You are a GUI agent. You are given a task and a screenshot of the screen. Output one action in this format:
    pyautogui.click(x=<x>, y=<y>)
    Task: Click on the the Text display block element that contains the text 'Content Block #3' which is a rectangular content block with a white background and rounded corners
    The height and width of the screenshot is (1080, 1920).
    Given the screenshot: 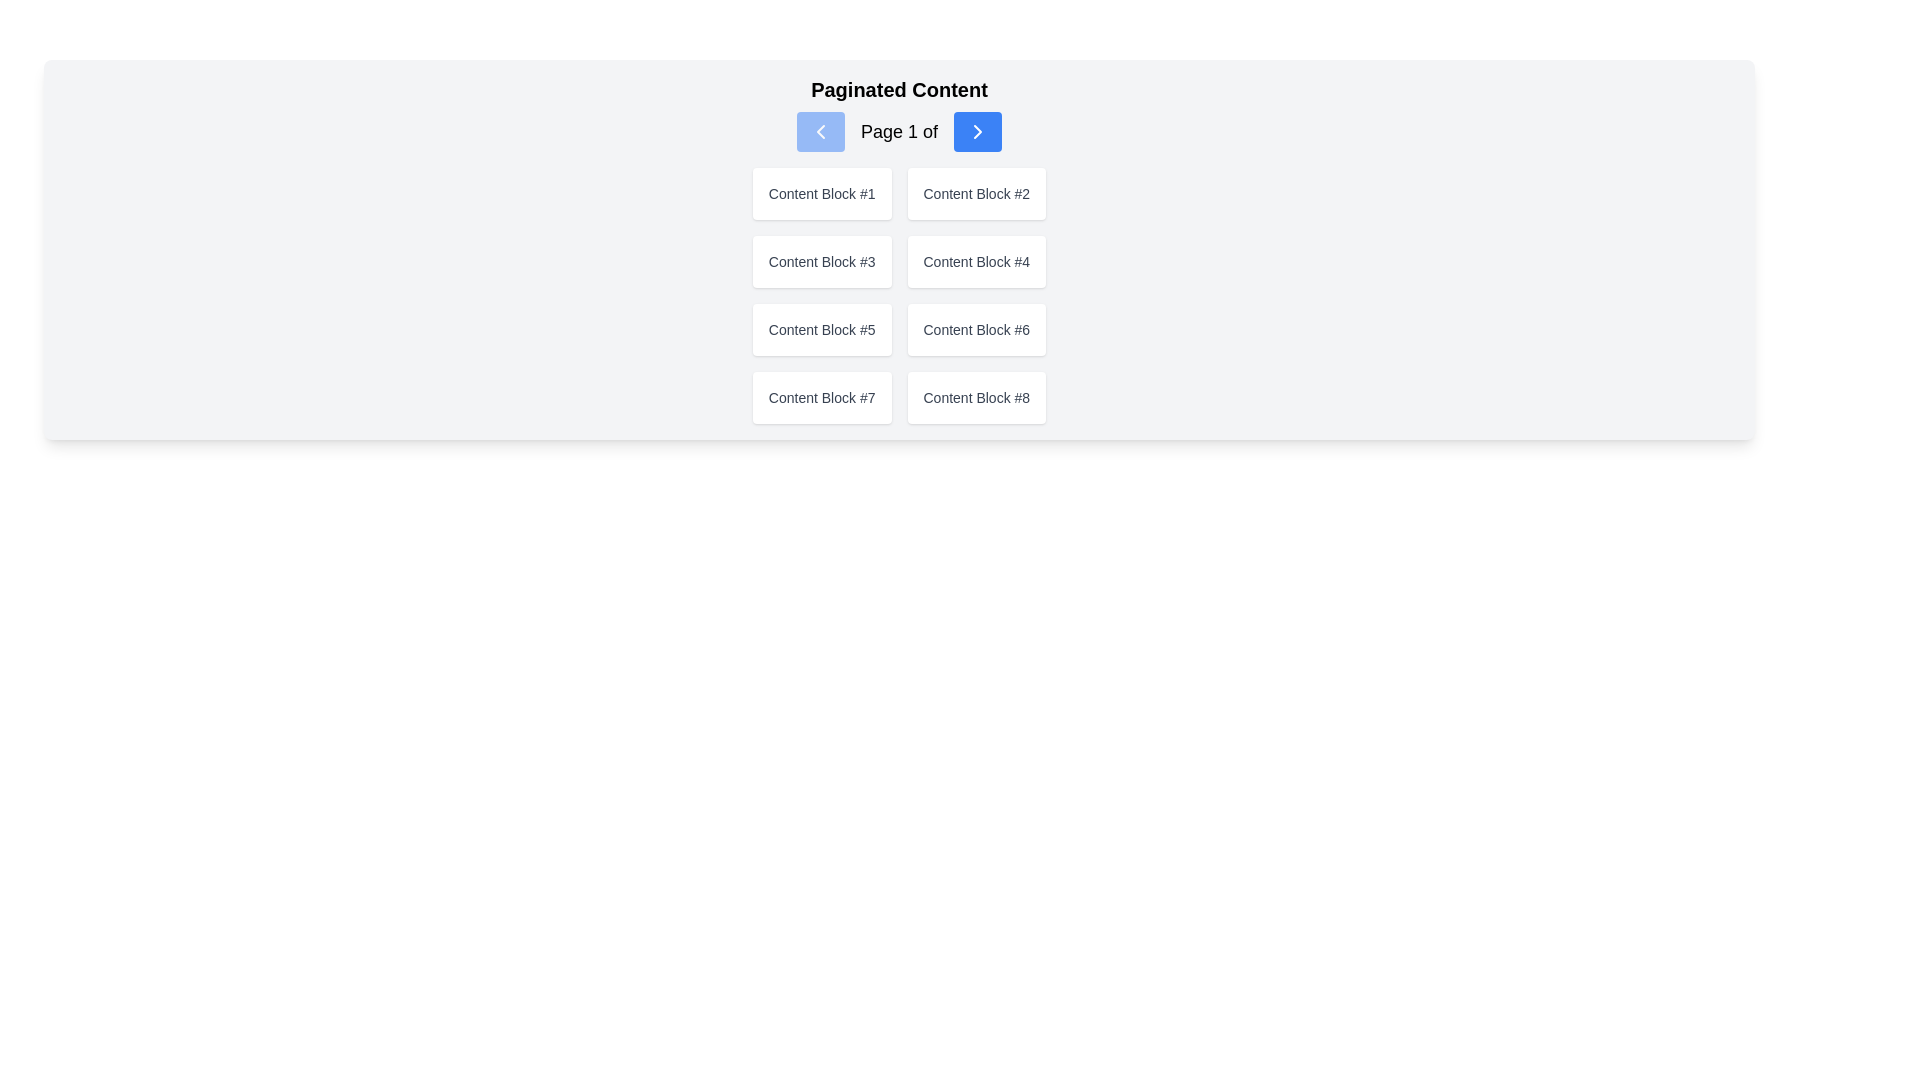 What is the action you would take?
    pyautogui.click(x=822, y=261)
    